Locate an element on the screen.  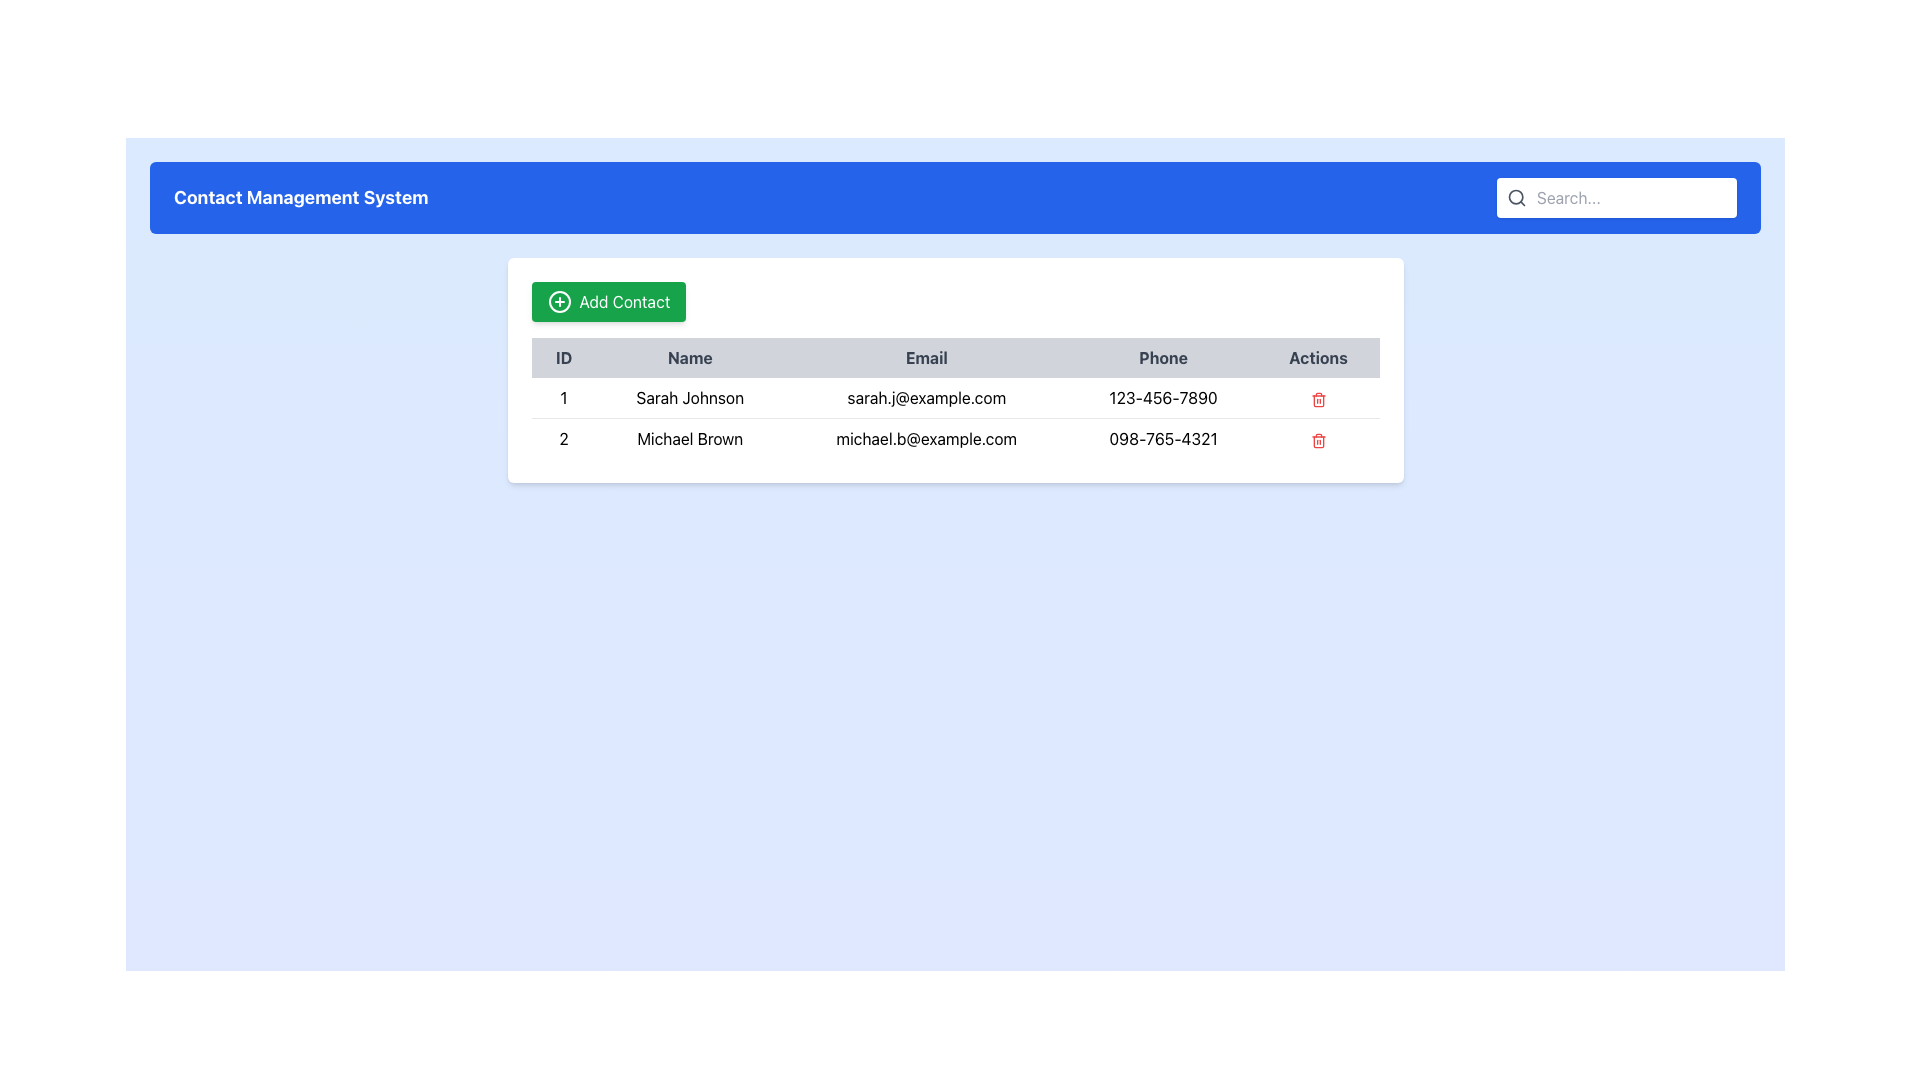
the 'Email' column header in the table, which is displayed in bold and dark font on a light gray background is located at coordinates (925, 357).